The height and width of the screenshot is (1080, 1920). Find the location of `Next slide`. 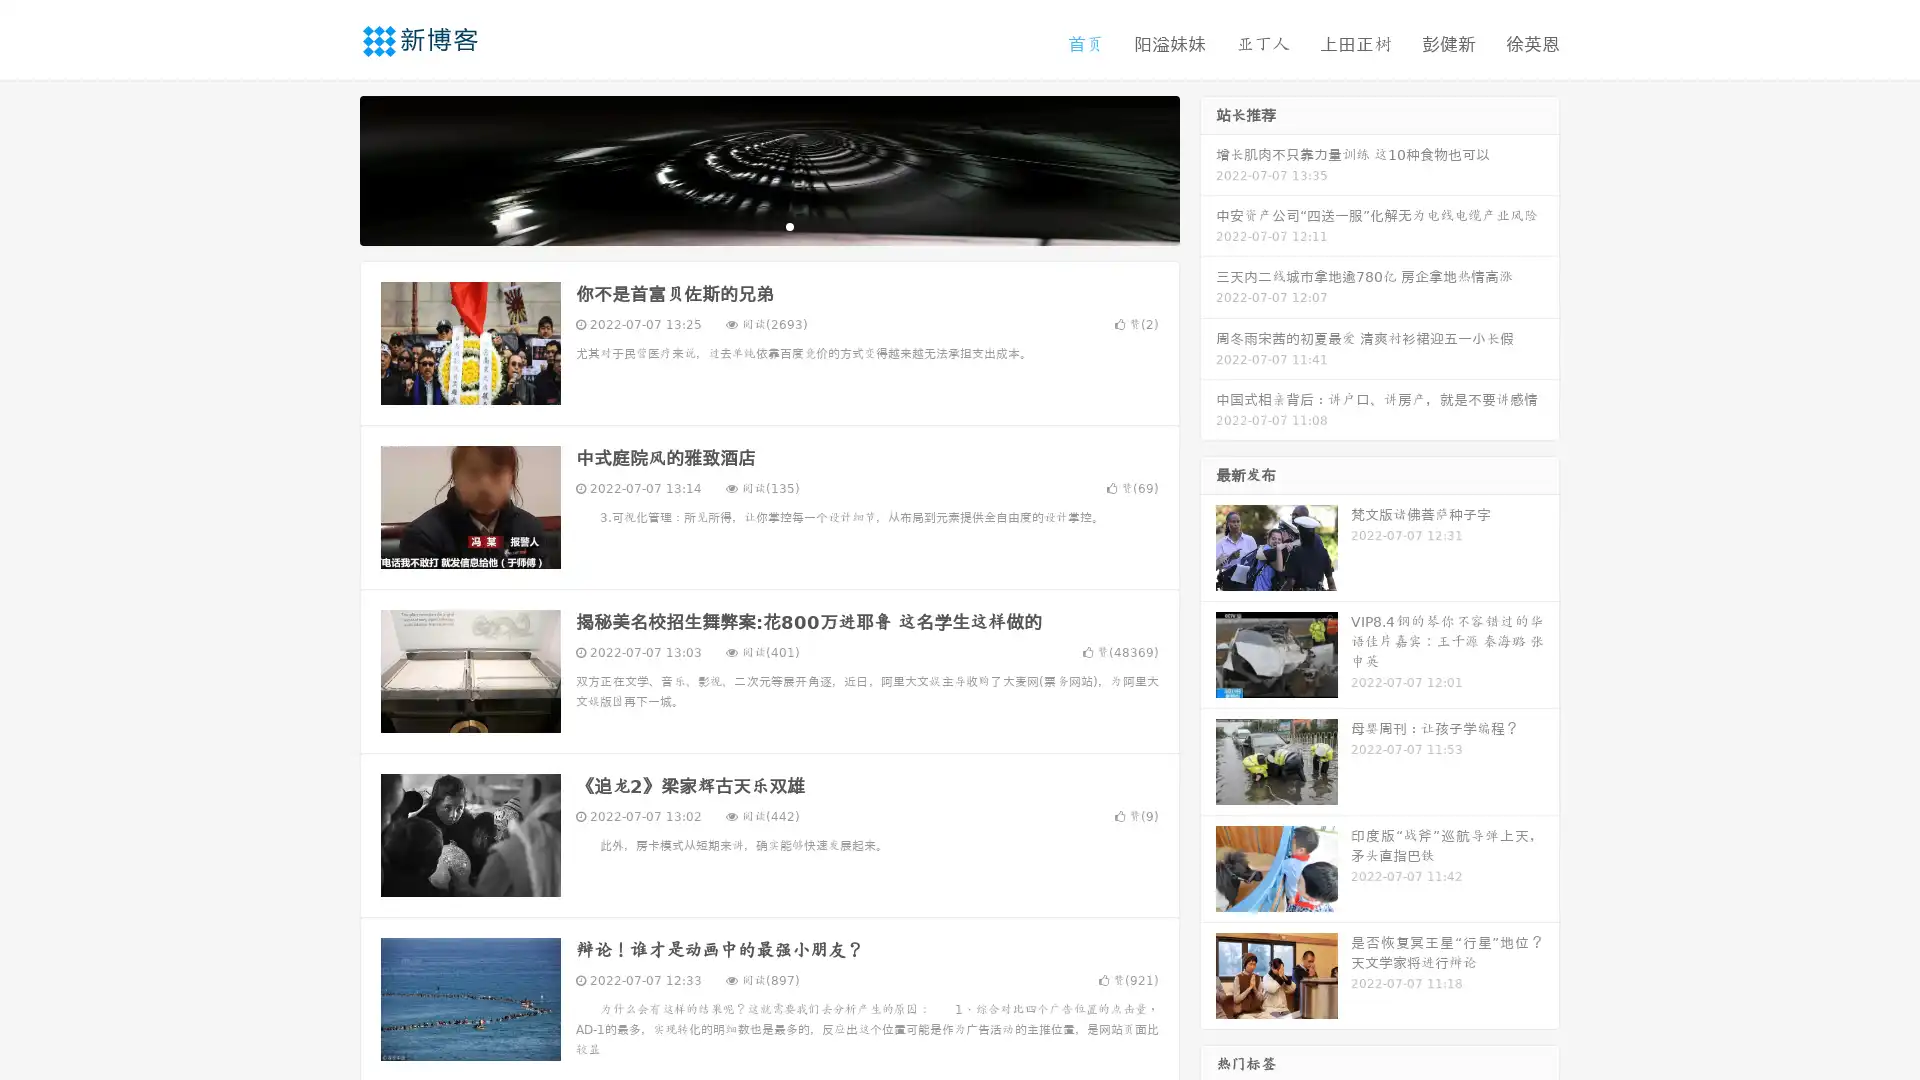

Next slide is located at coordinates (1208, 168).